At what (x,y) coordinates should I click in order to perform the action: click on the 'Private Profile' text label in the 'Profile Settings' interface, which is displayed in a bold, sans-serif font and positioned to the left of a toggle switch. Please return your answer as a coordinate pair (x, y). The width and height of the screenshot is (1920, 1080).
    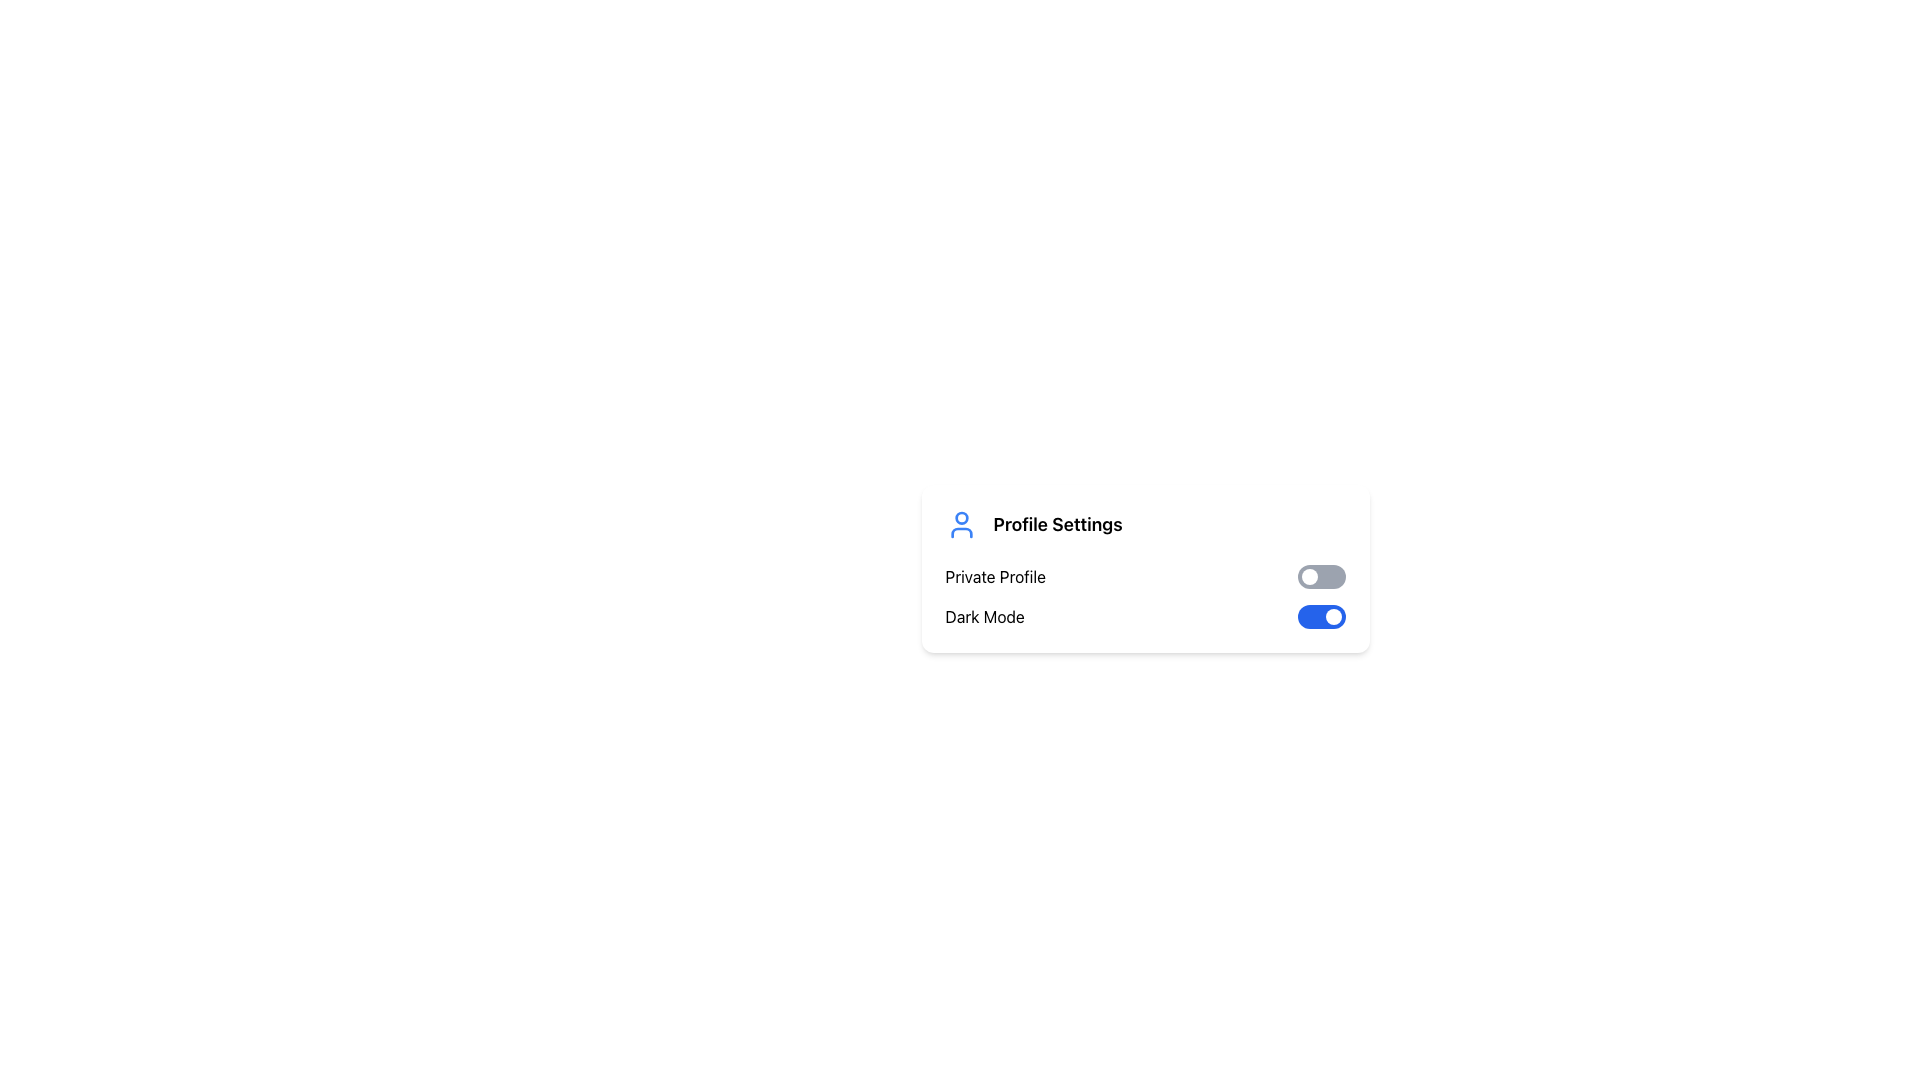
    Looking at the image, I should click on (995, 577).